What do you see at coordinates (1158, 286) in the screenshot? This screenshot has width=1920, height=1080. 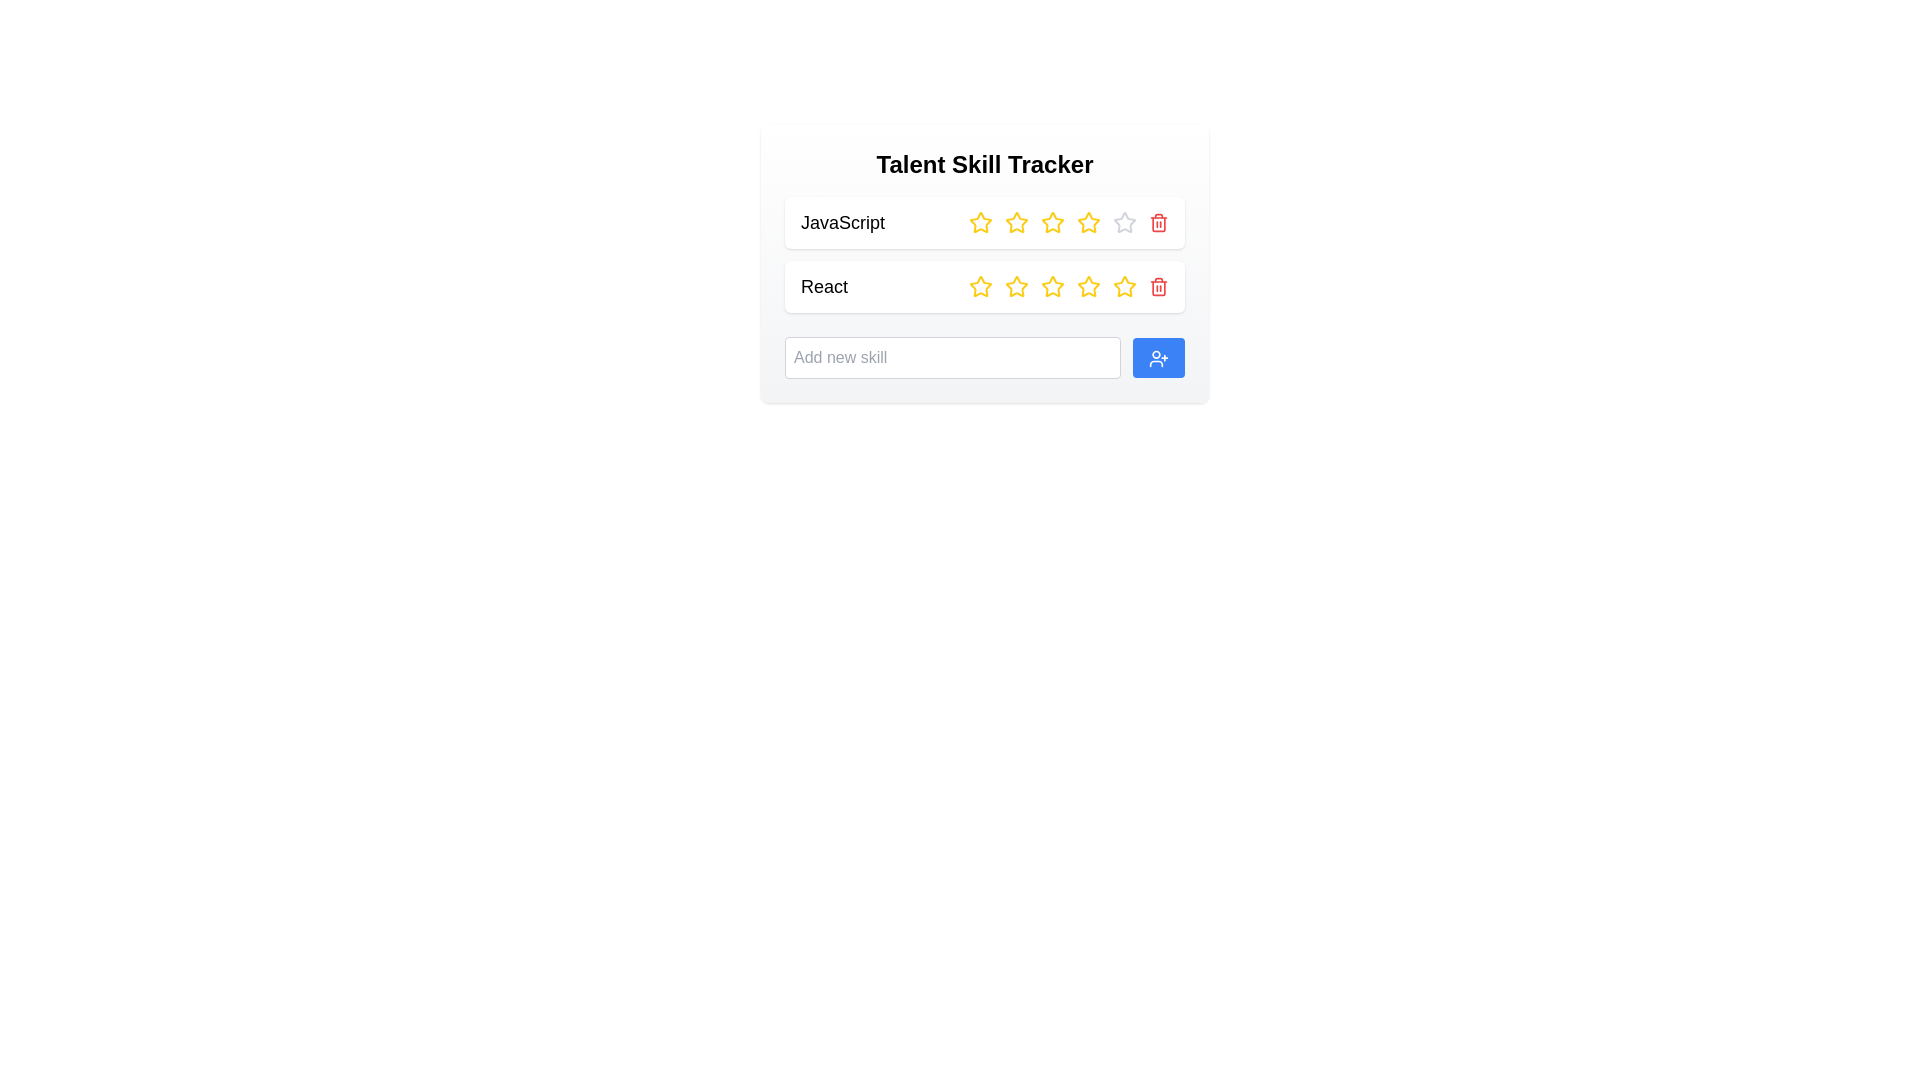 I see `the delete button located at the far-right edge of the second list item in the skill tracker interface` at bounding box center [1158, 286].